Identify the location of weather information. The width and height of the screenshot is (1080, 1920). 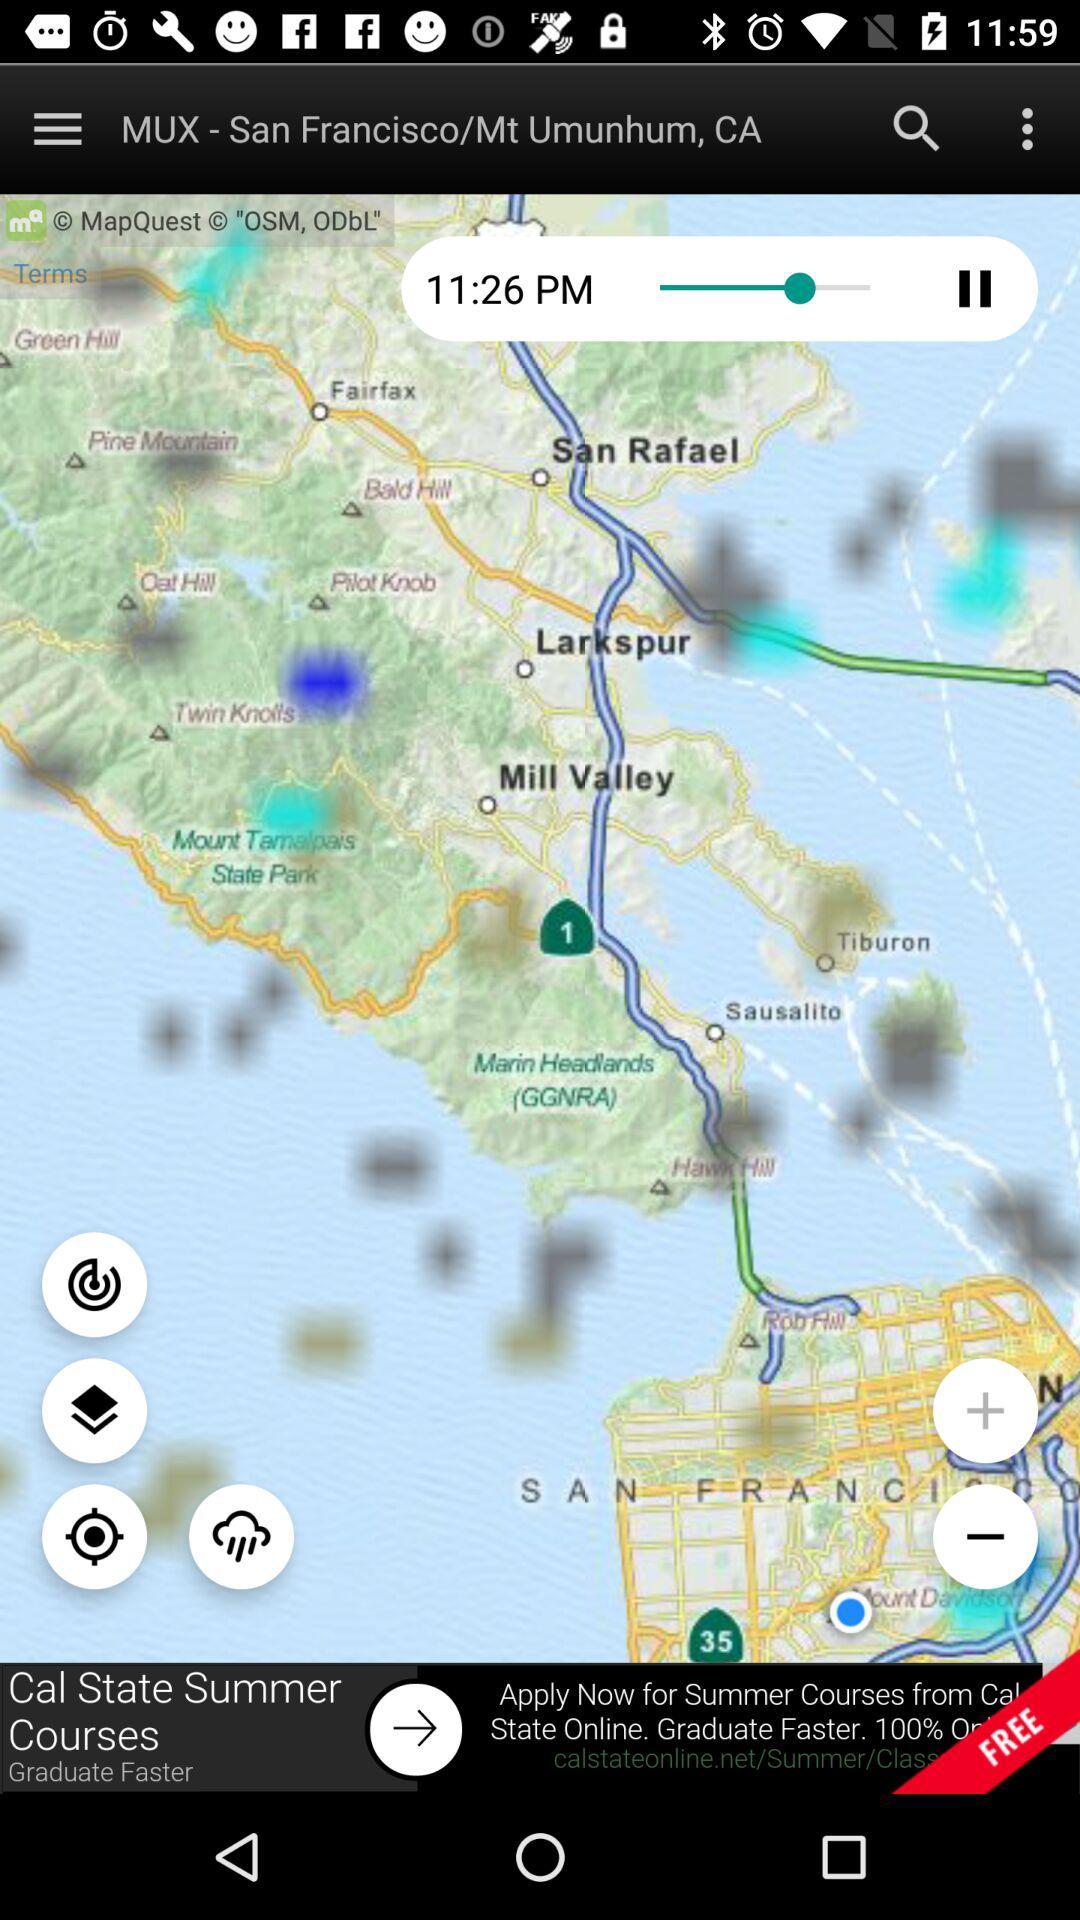
(240, 1535).